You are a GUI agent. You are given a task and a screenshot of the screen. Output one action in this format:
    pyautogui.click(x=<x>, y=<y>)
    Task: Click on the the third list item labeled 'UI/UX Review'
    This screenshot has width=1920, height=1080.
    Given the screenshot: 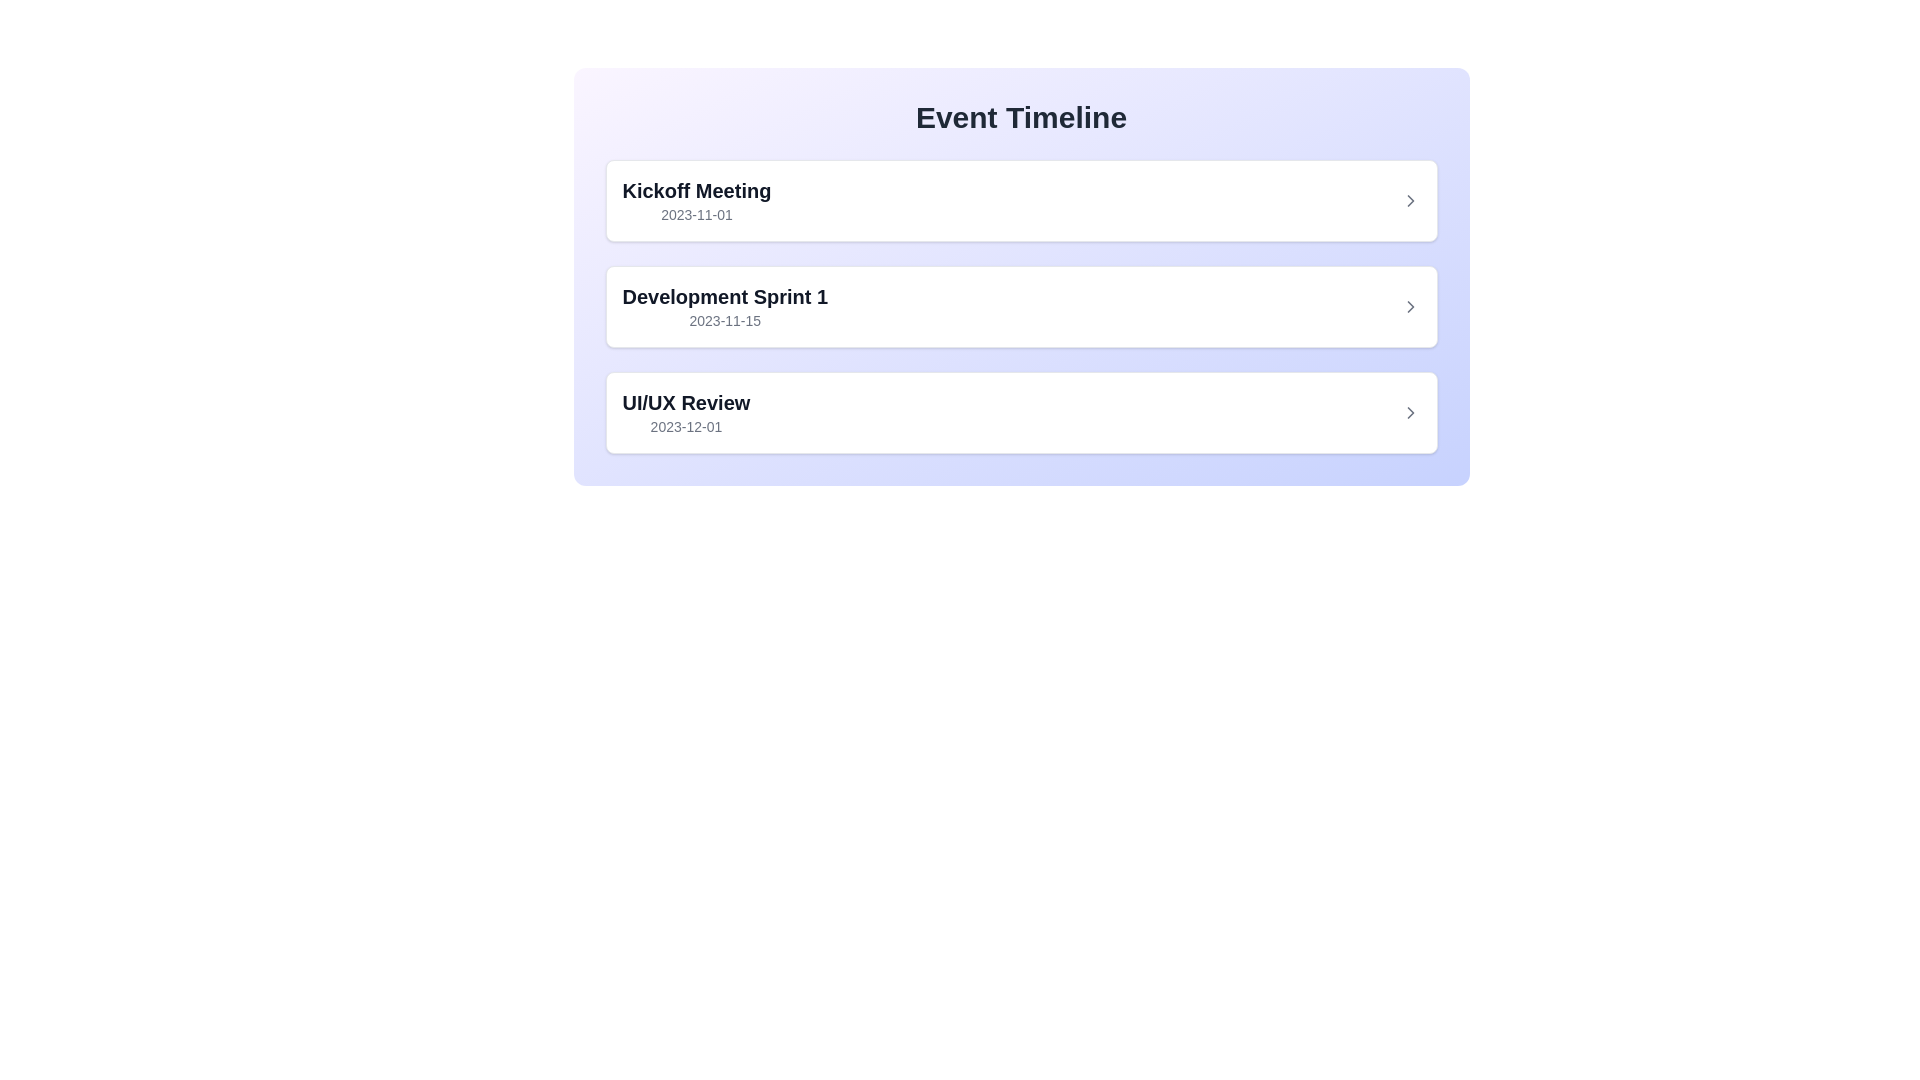 What is the action you would take?
    pyautogui.click(x=1021, y=411)
    